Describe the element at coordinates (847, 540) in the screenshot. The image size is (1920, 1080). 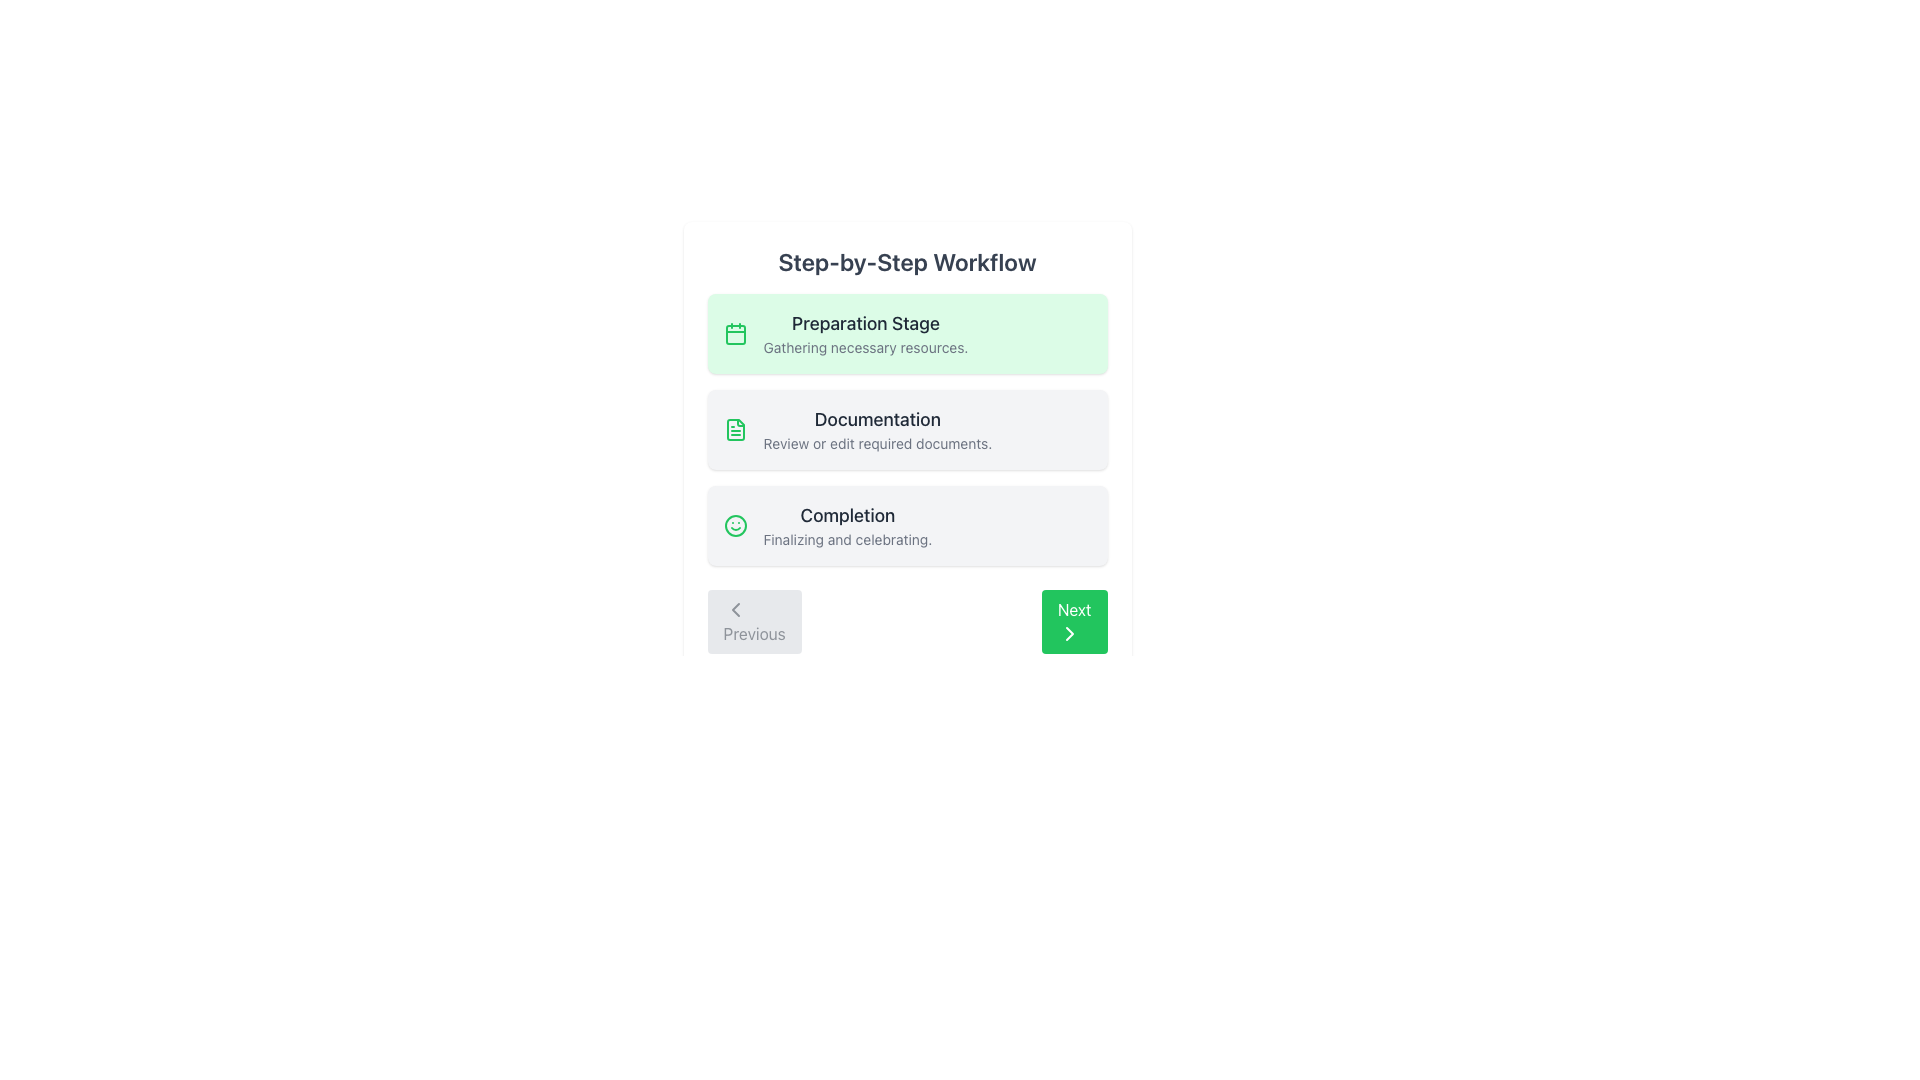
I see `the descriptive text element located below the 'Completion' label in the third section of the step-by-step workflow interface` at that location.